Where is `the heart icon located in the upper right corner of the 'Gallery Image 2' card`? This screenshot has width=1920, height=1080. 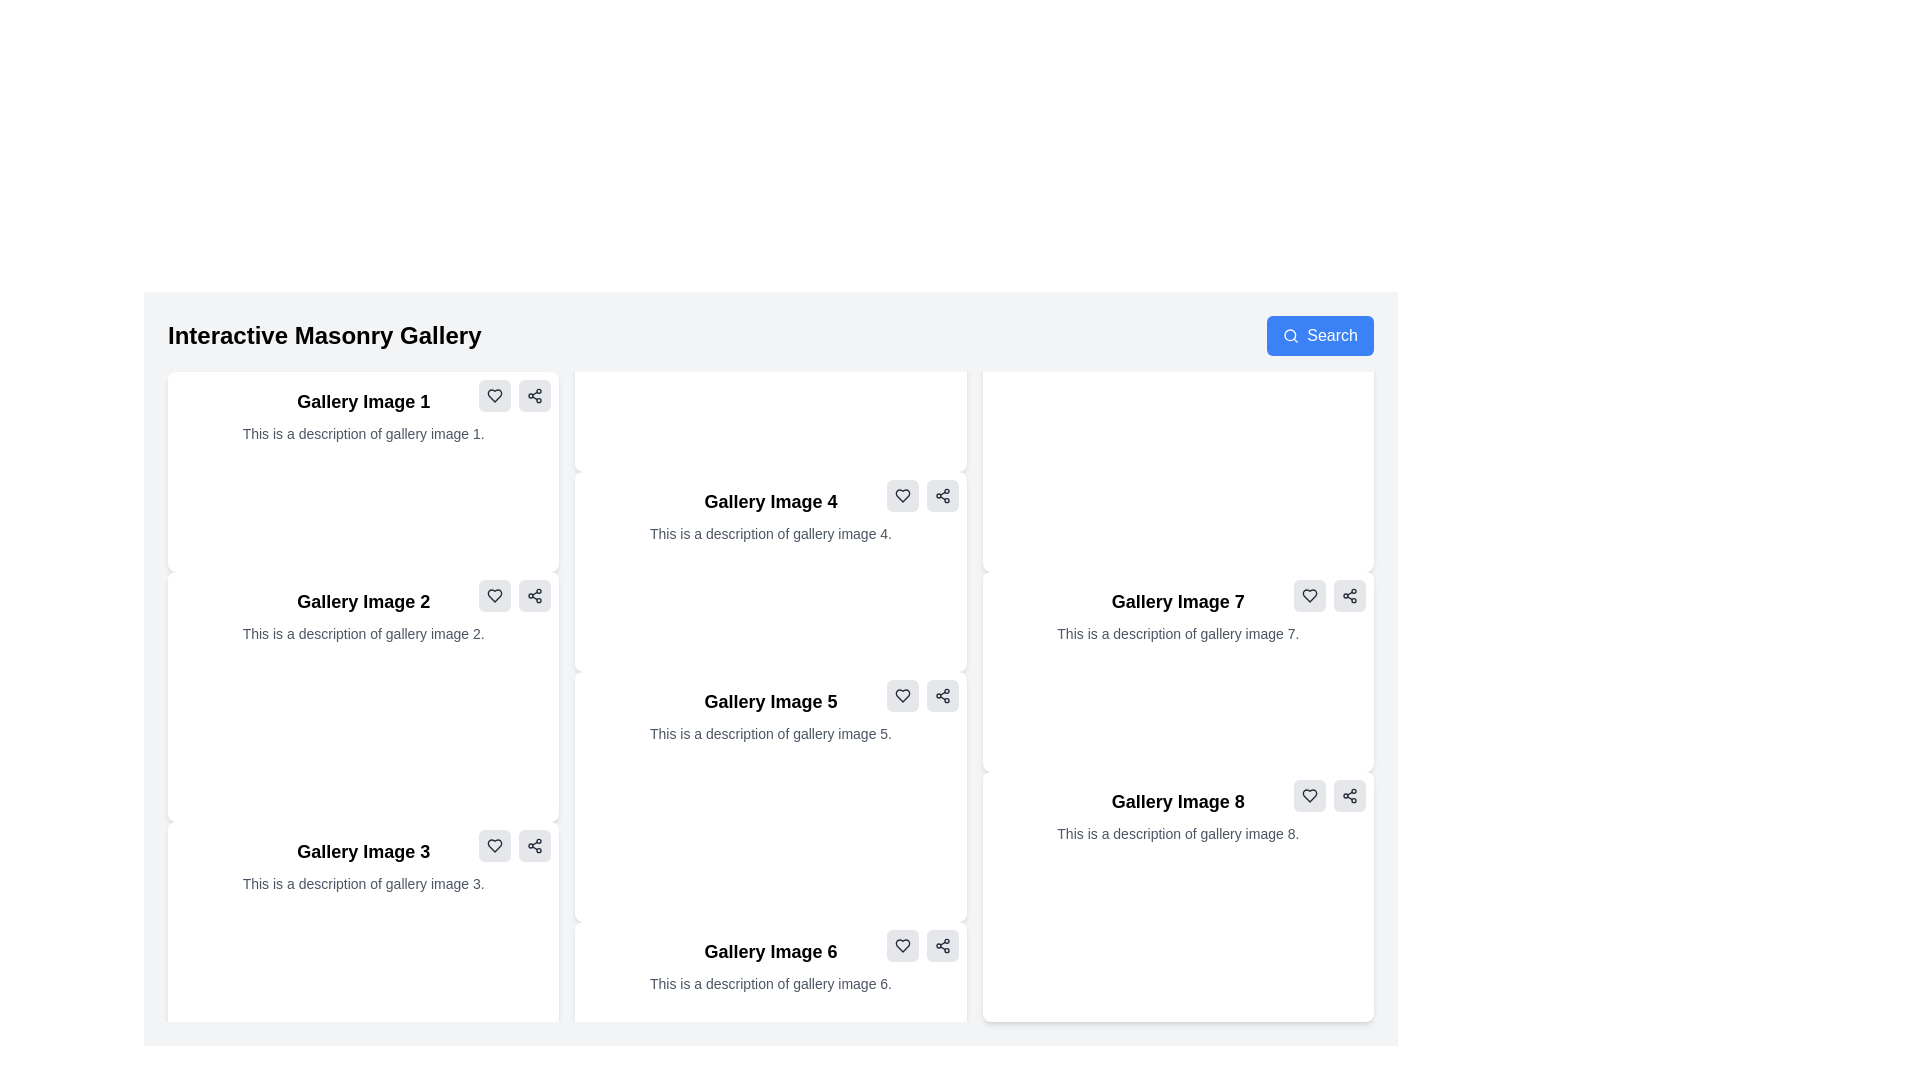 the heart icon located in the upper right corner of the 'Gallery Image 2' card is located at coordinates (495, 396).